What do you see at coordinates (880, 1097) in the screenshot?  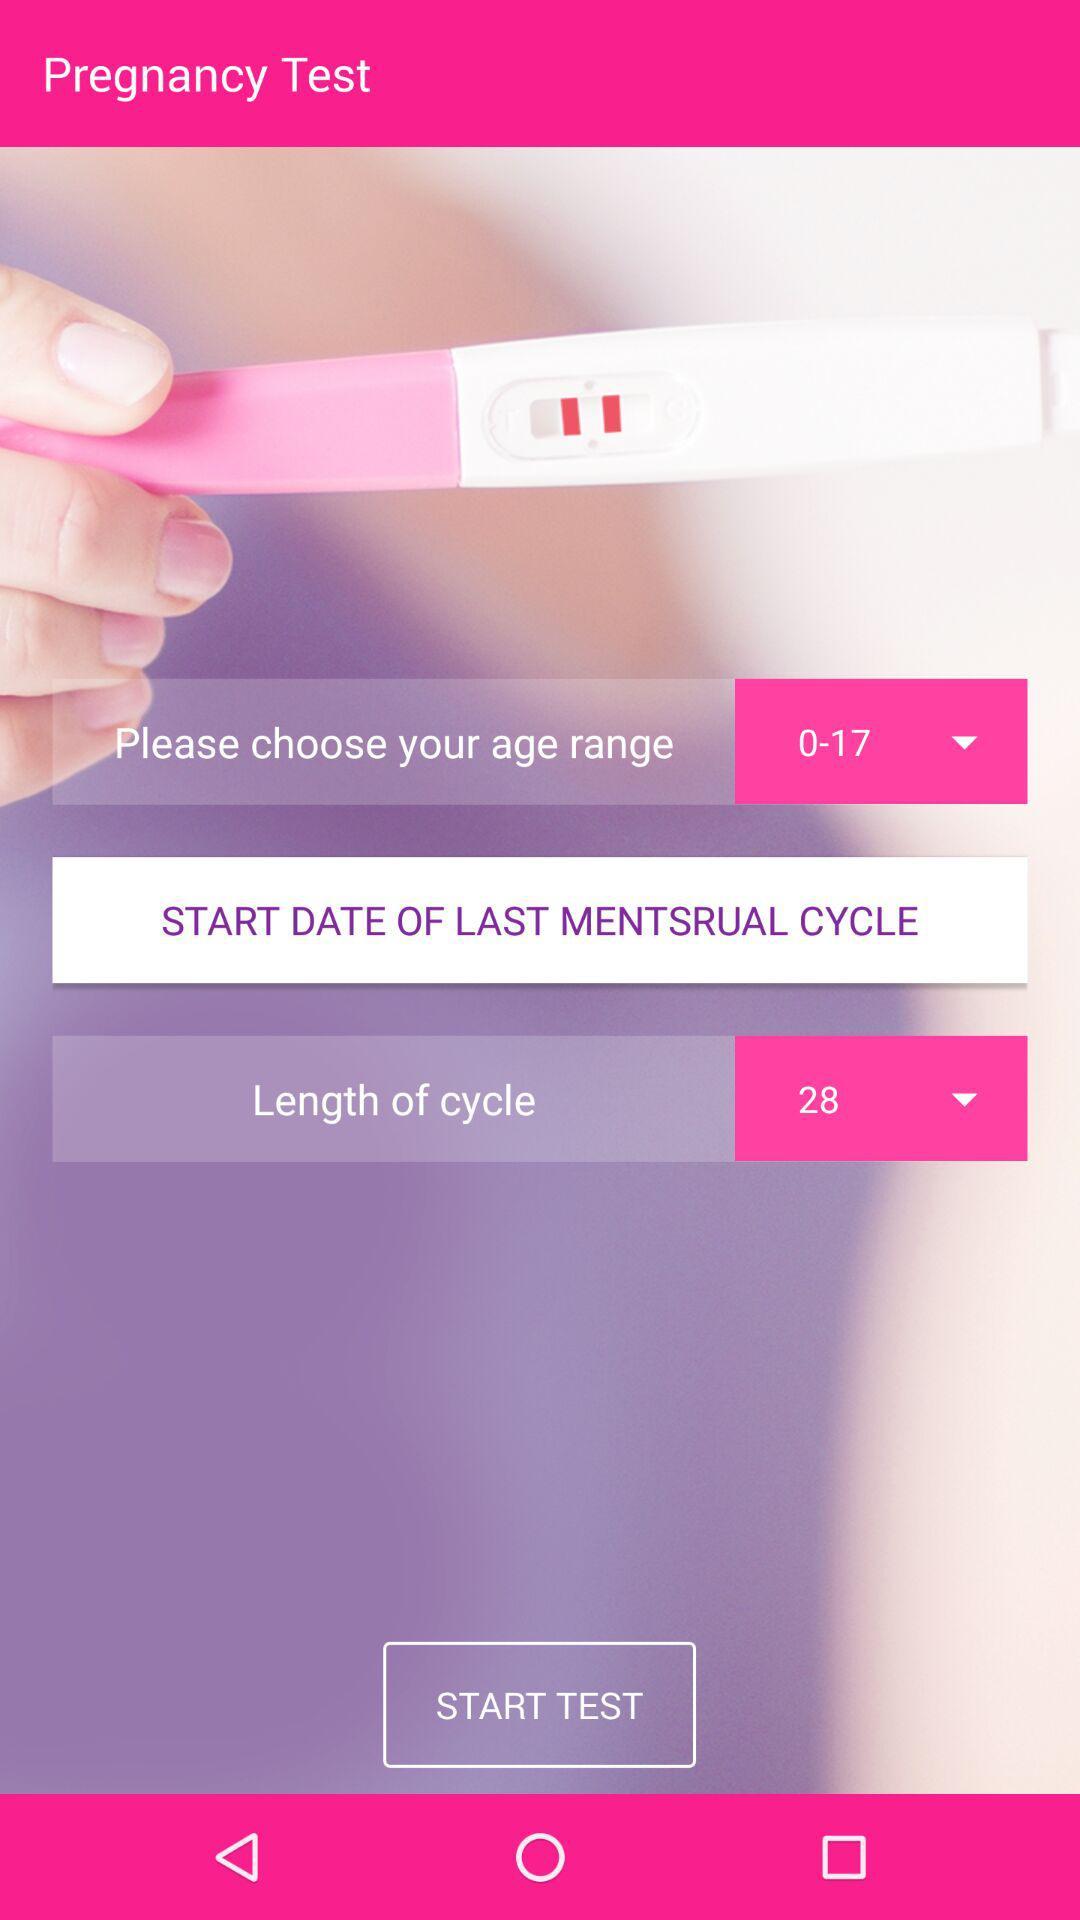 I see `the icon next to length of cycle icon` at bounding box center [880, 1097].